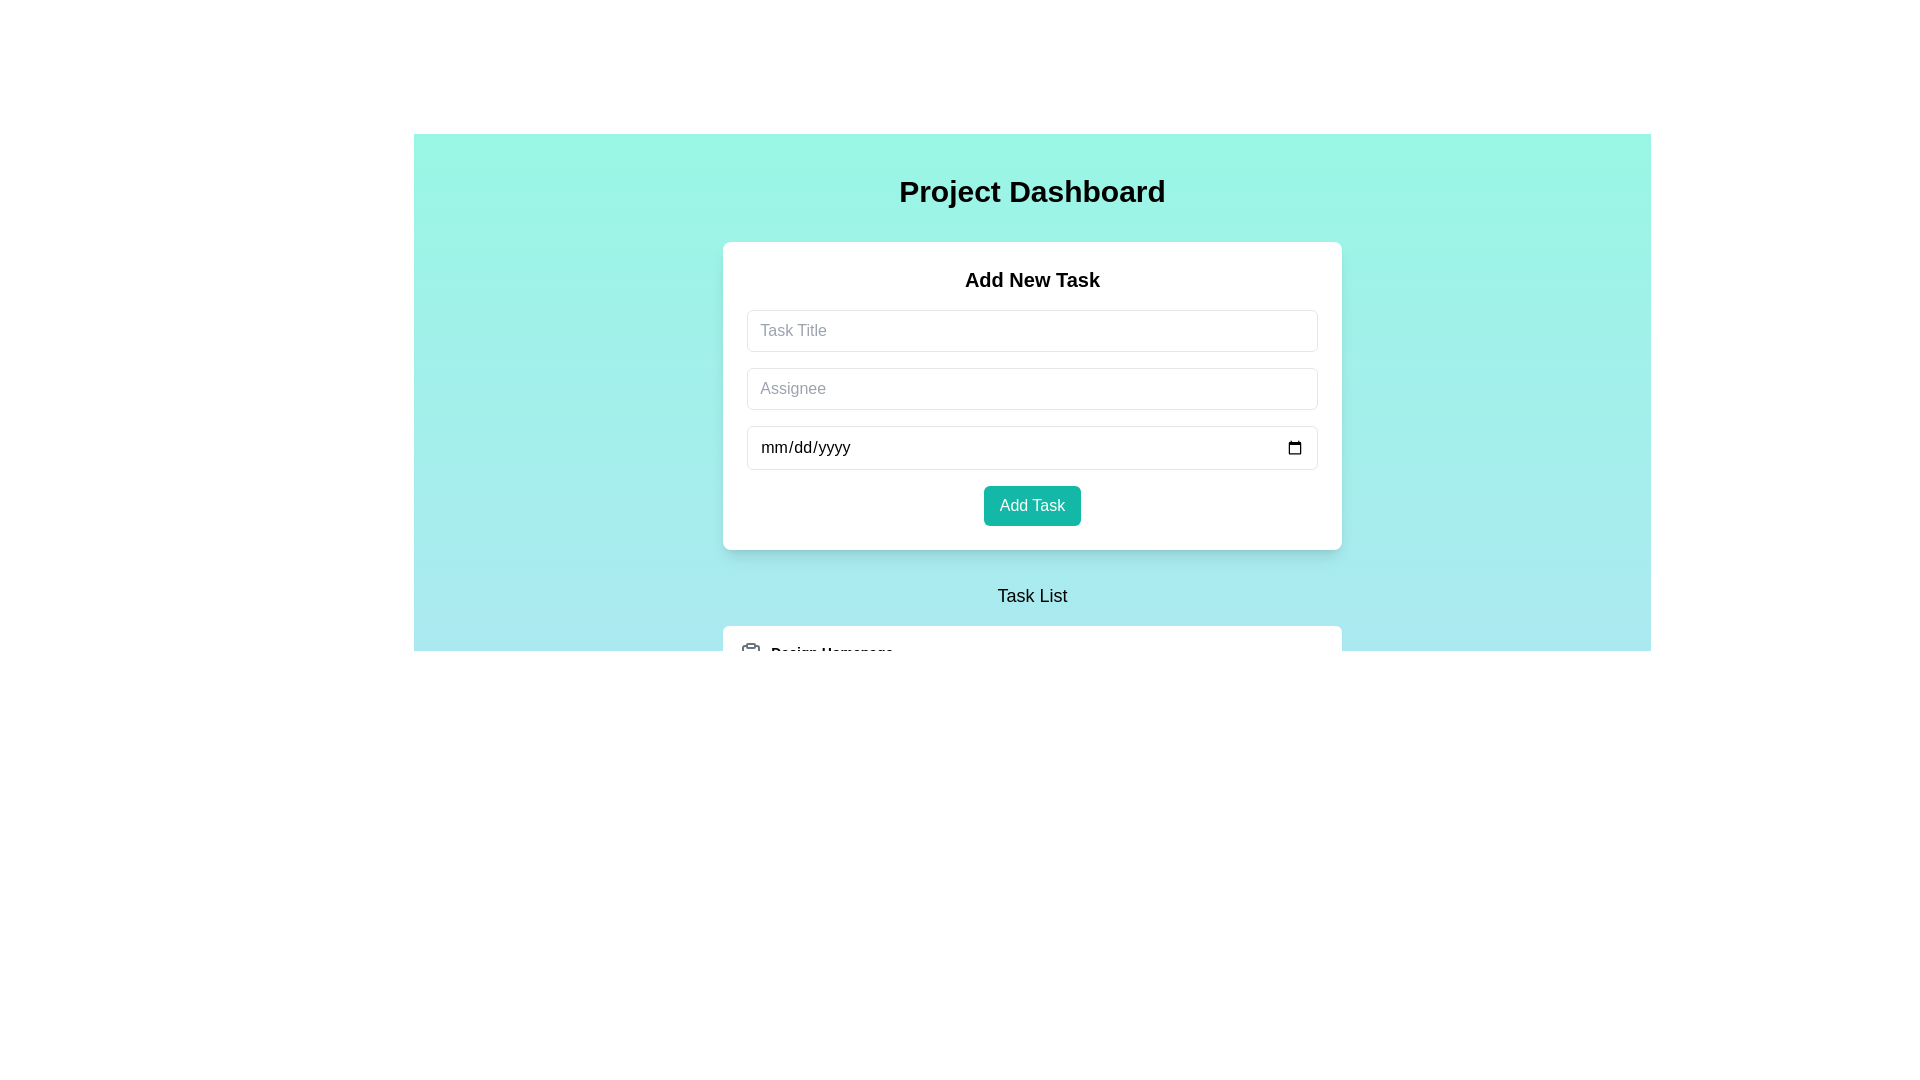 Image resolution: width=1920 pixels, height=1080 pixels. Describe the element at coordinates (750, 655) in the screenshot. I see `the clipboard icon located beside the task title in the 'Task List' section of the dashboard` at that location.